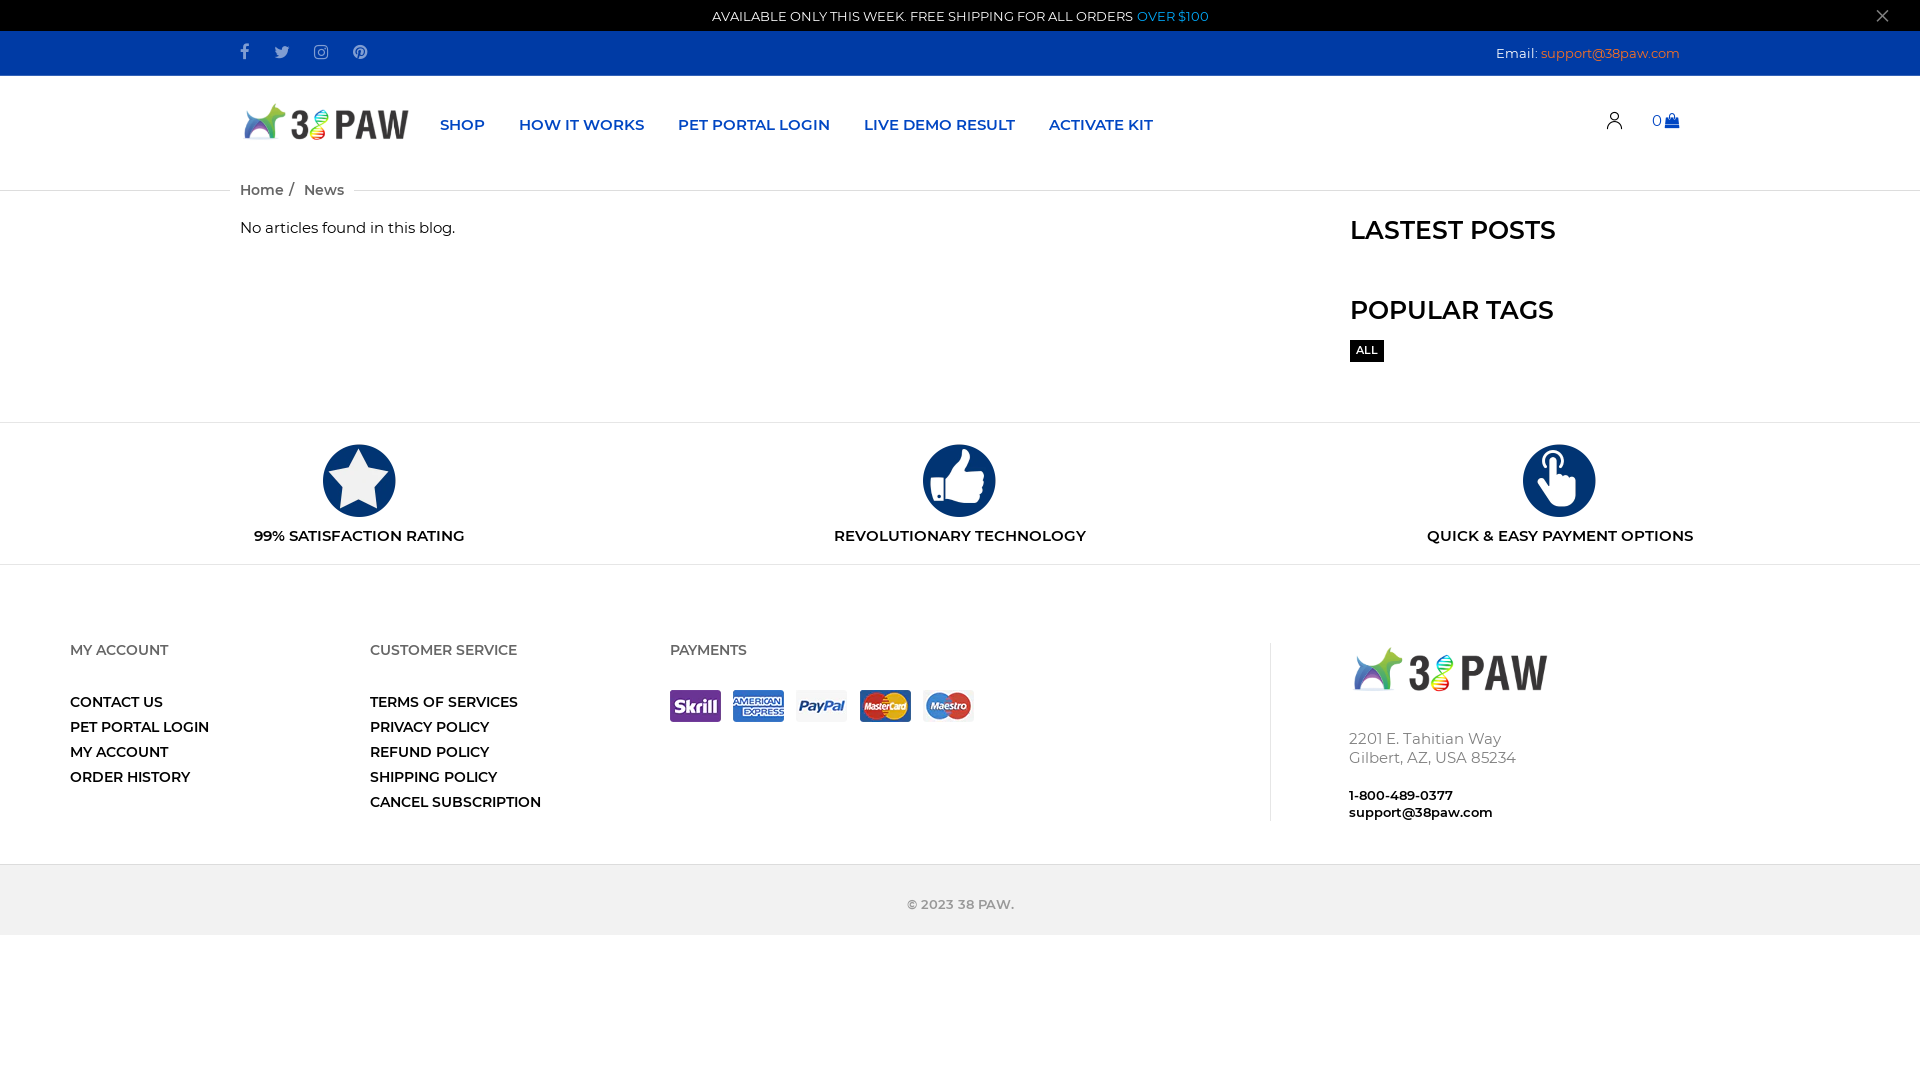 The width and height of the screenshot is (1920, 1080). I want to click on 'ALL', so click(1366, 350).